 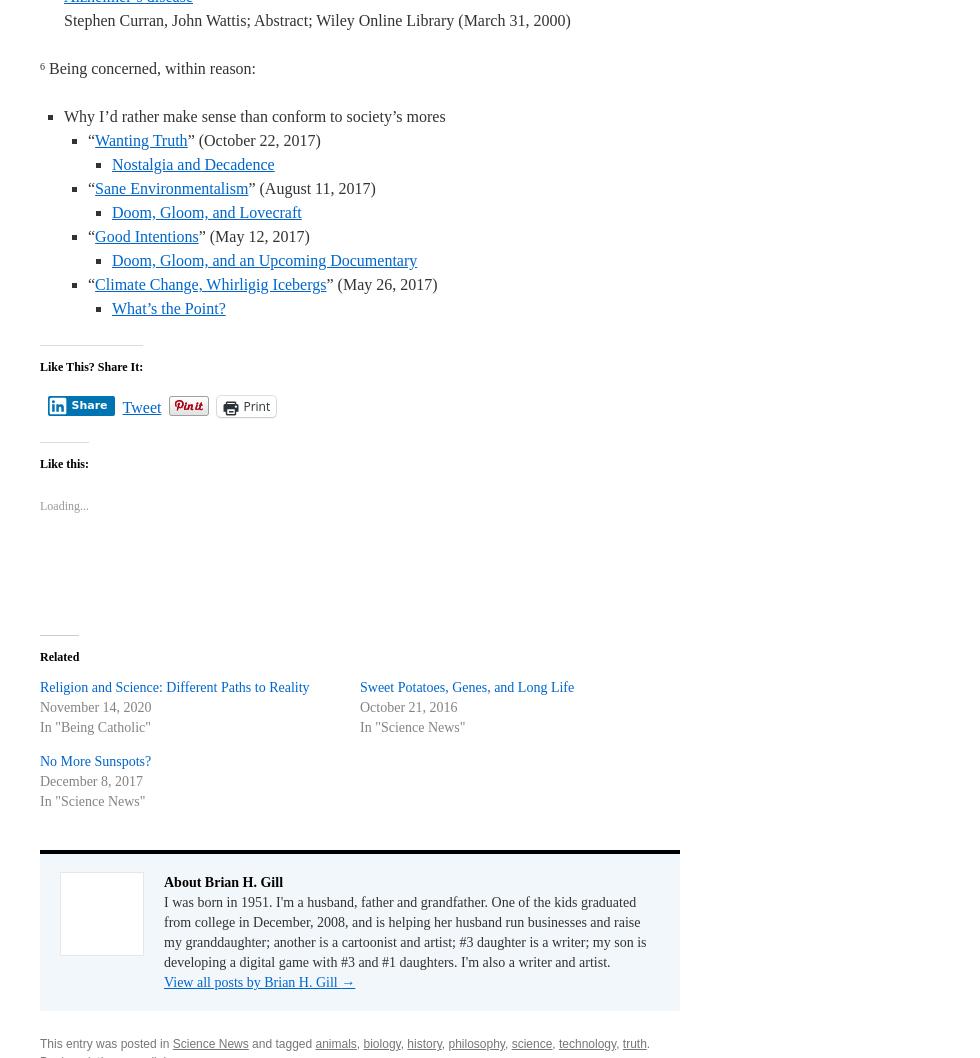 I want to click on '” (May 12, 2017)', so click(x=253, y=236).